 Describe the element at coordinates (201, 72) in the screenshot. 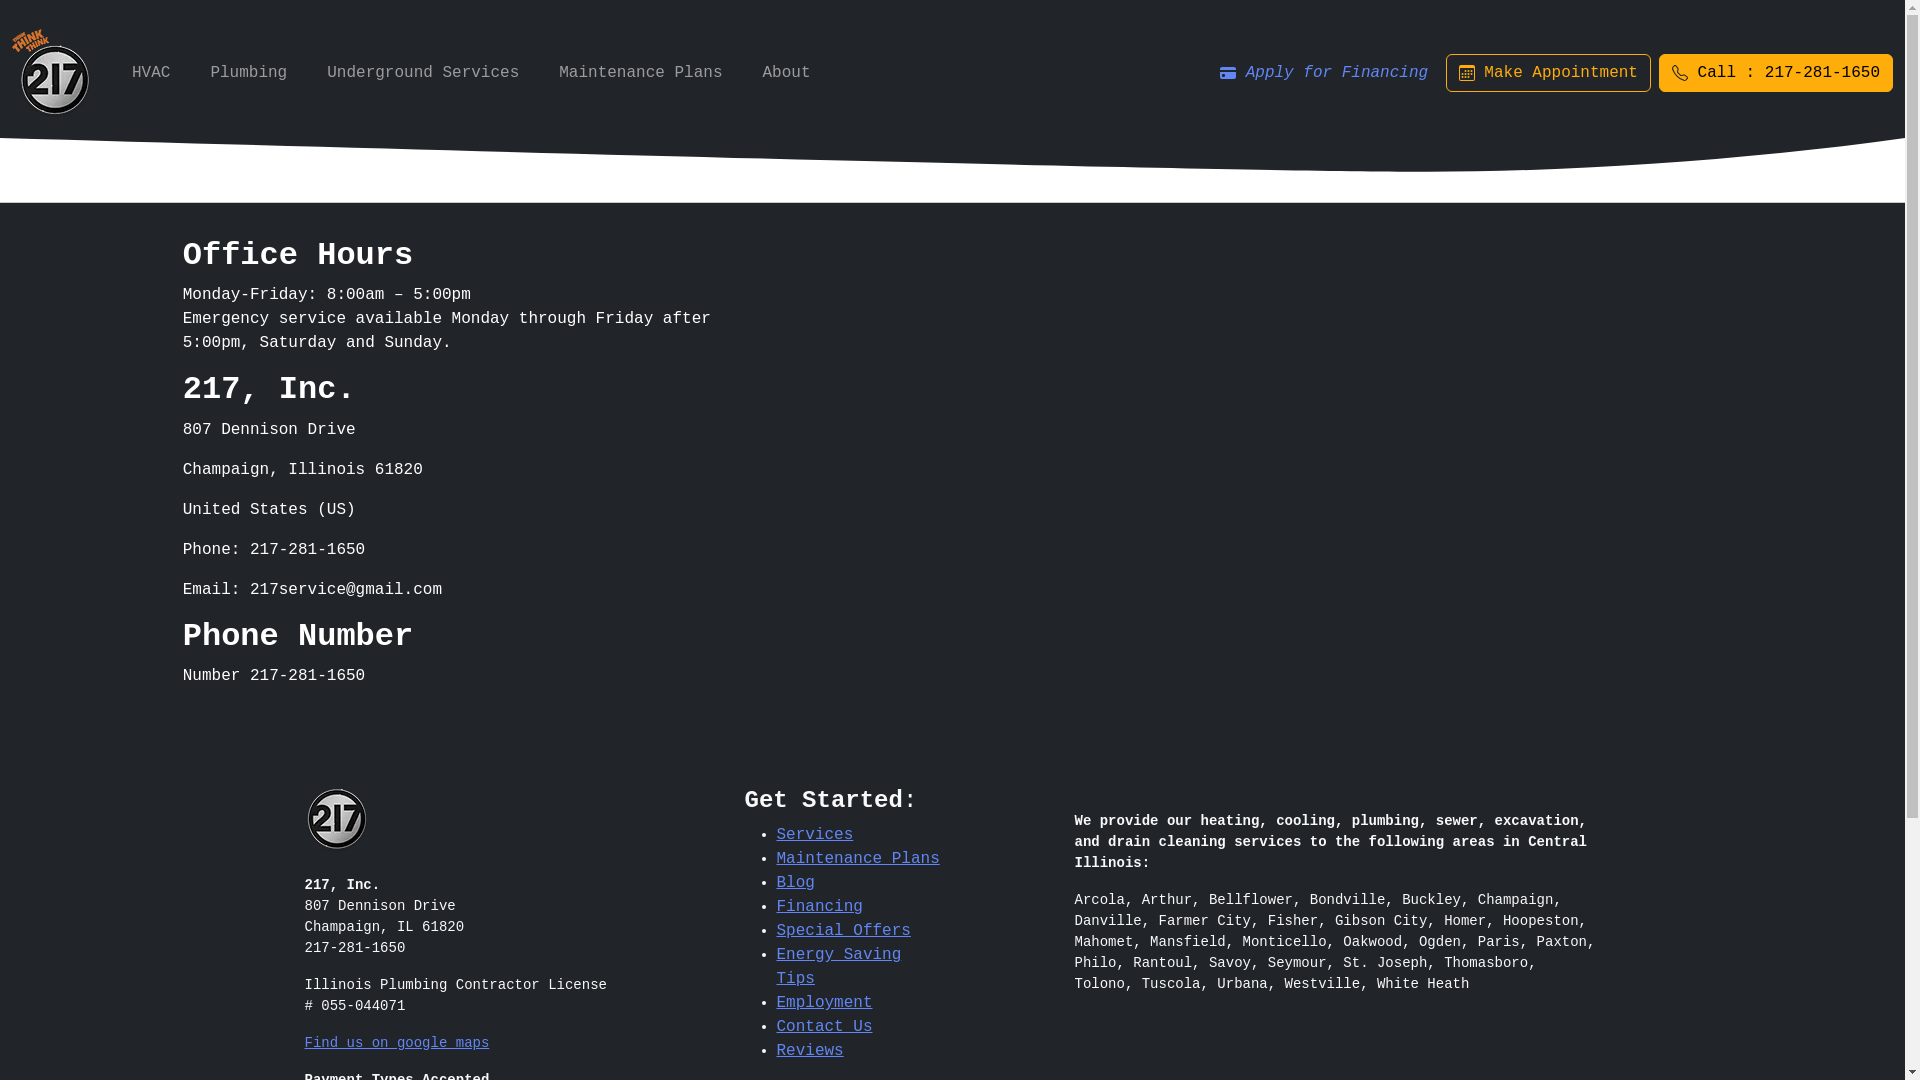

I see `'Plumbing'` at that location.